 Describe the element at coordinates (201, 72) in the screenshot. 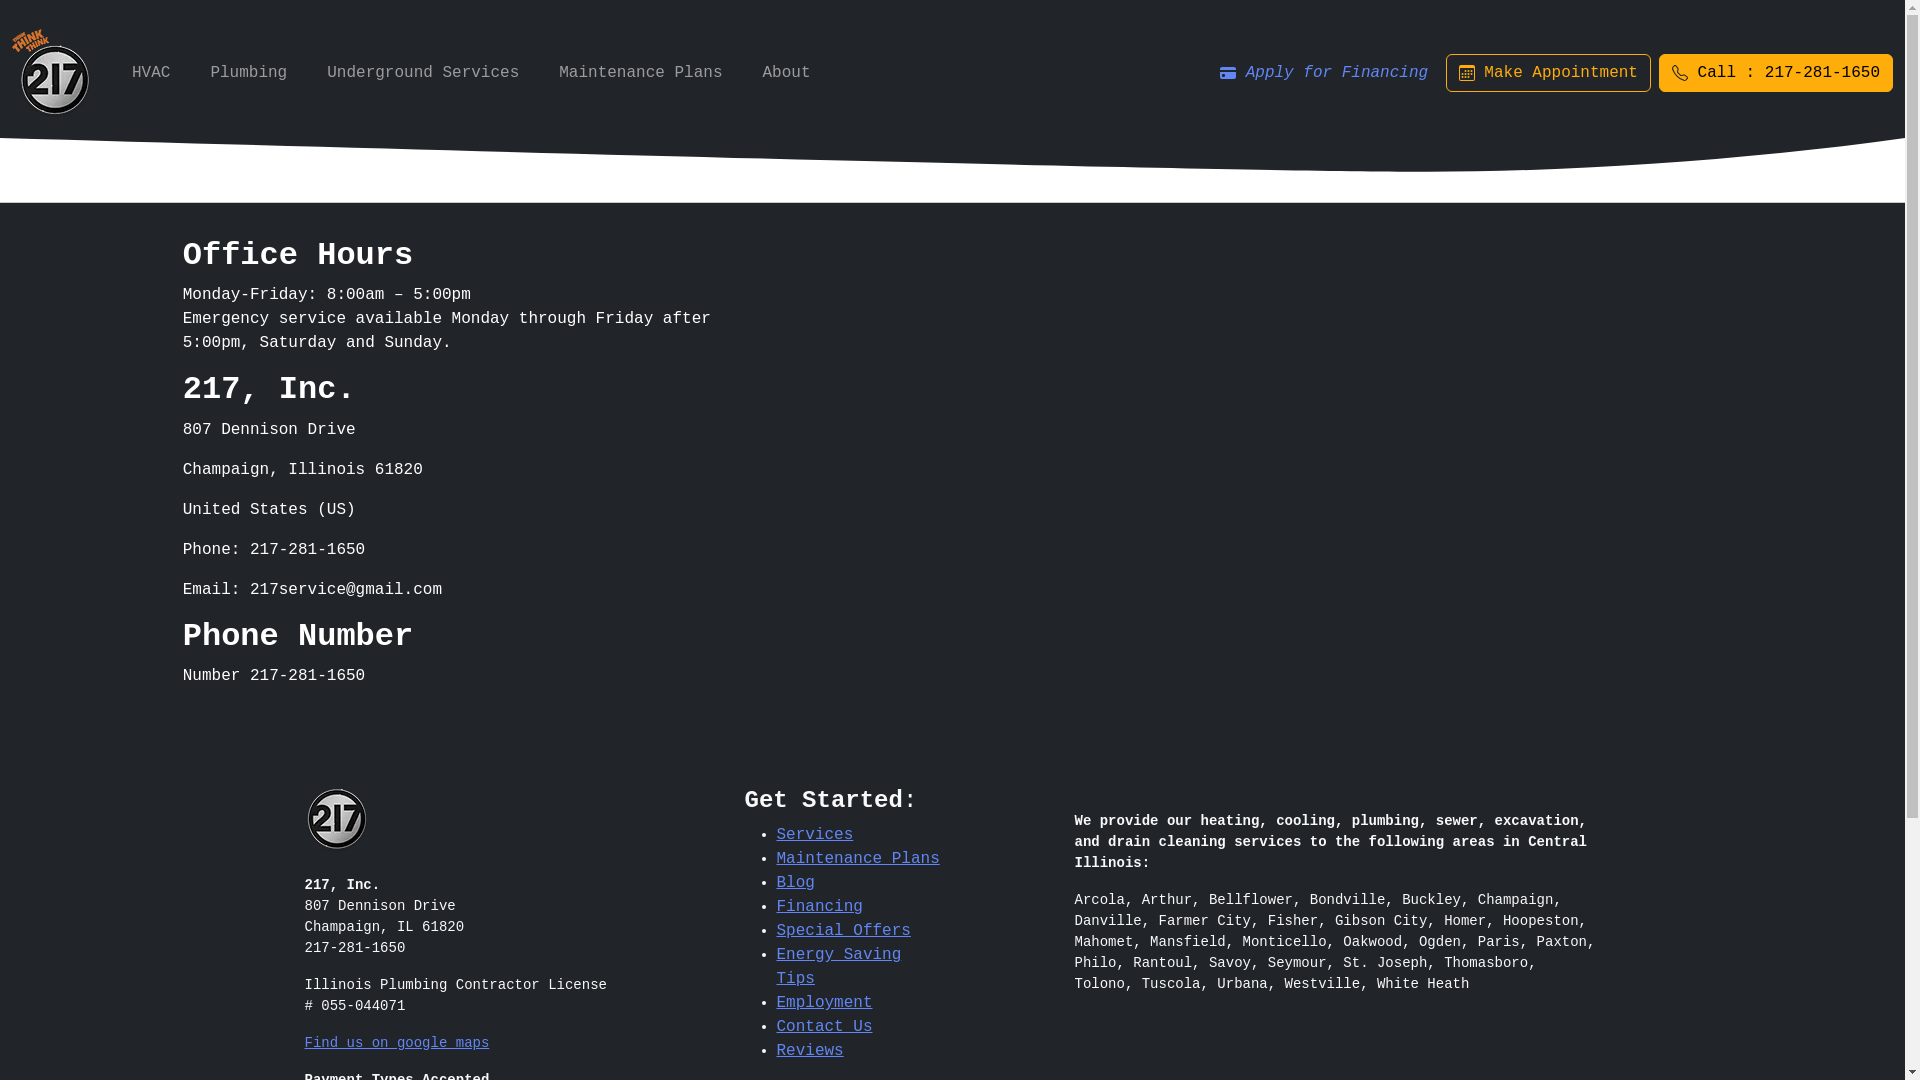

I see `'Plumbing'` at that location.